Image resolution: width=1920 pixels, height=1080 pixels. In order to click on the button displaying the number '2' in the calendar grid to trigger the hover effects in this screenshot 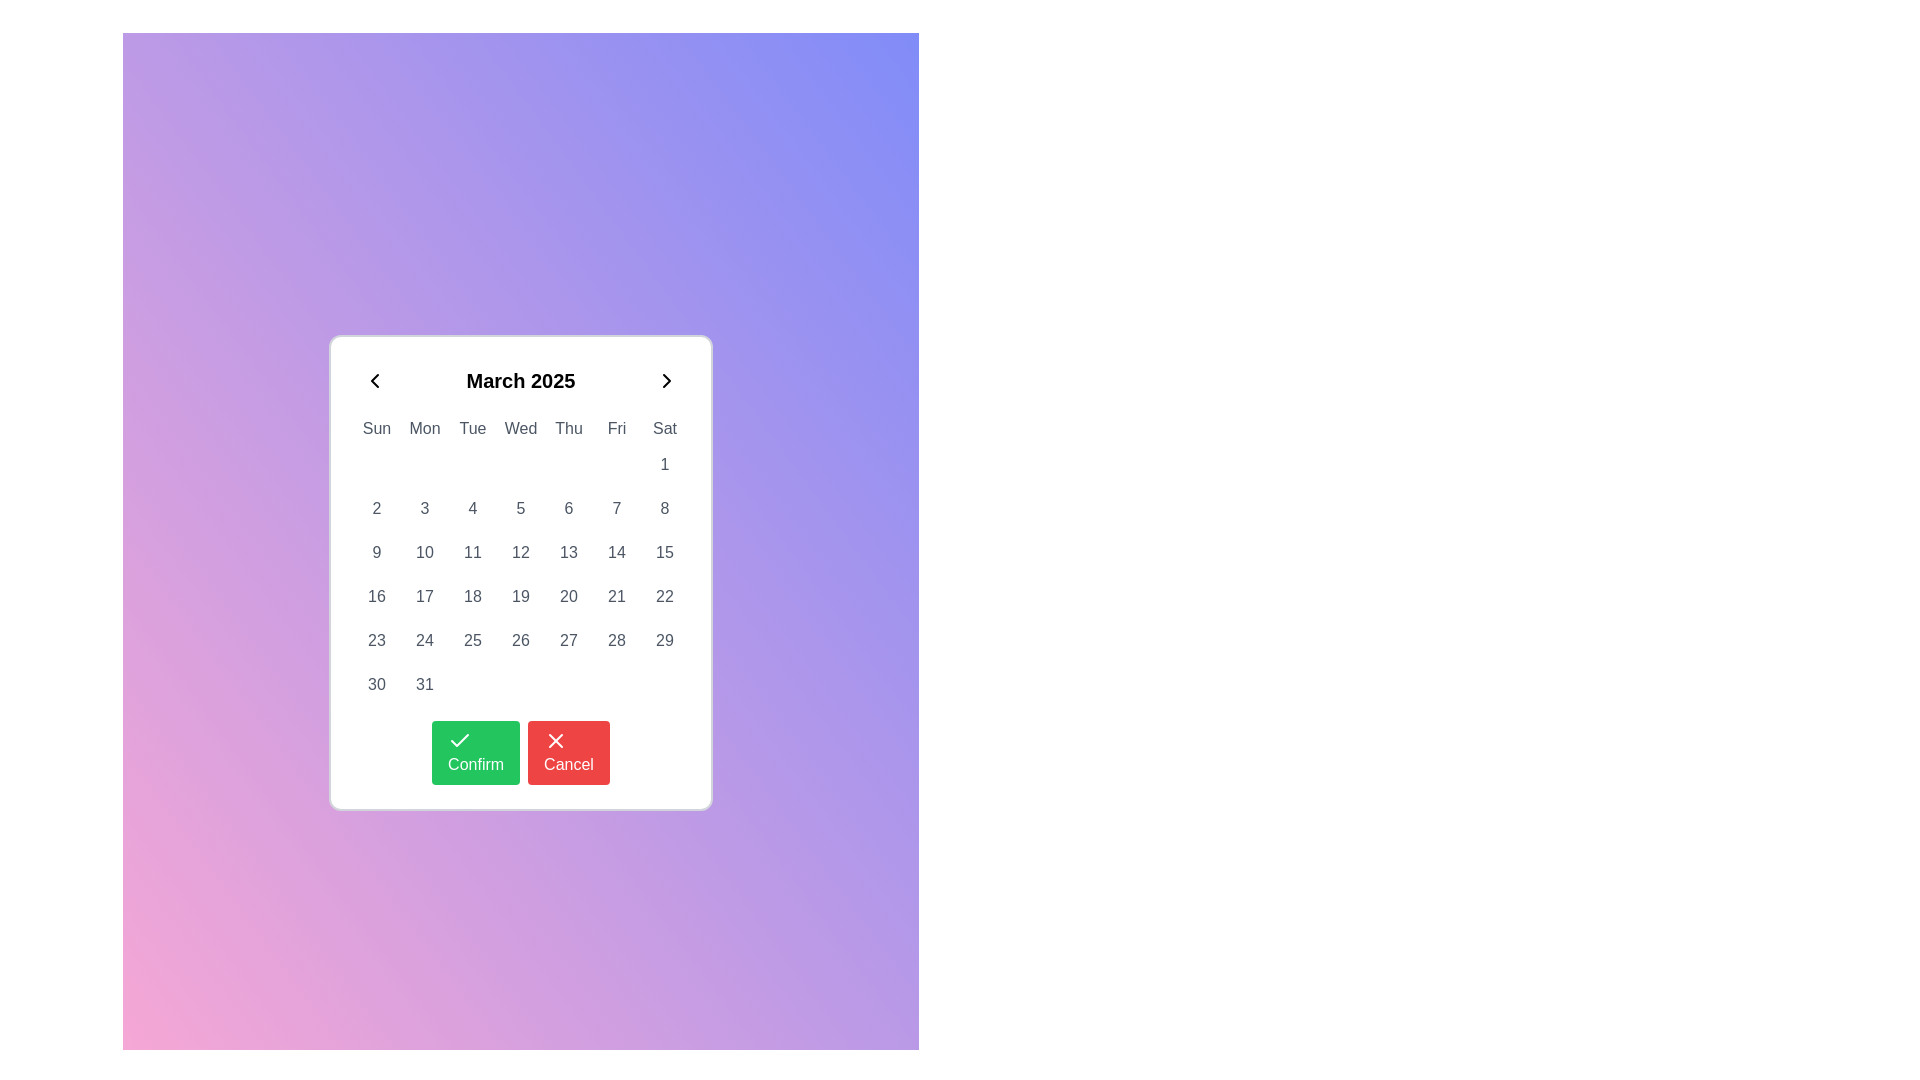, I will do `click(377, 508)`.